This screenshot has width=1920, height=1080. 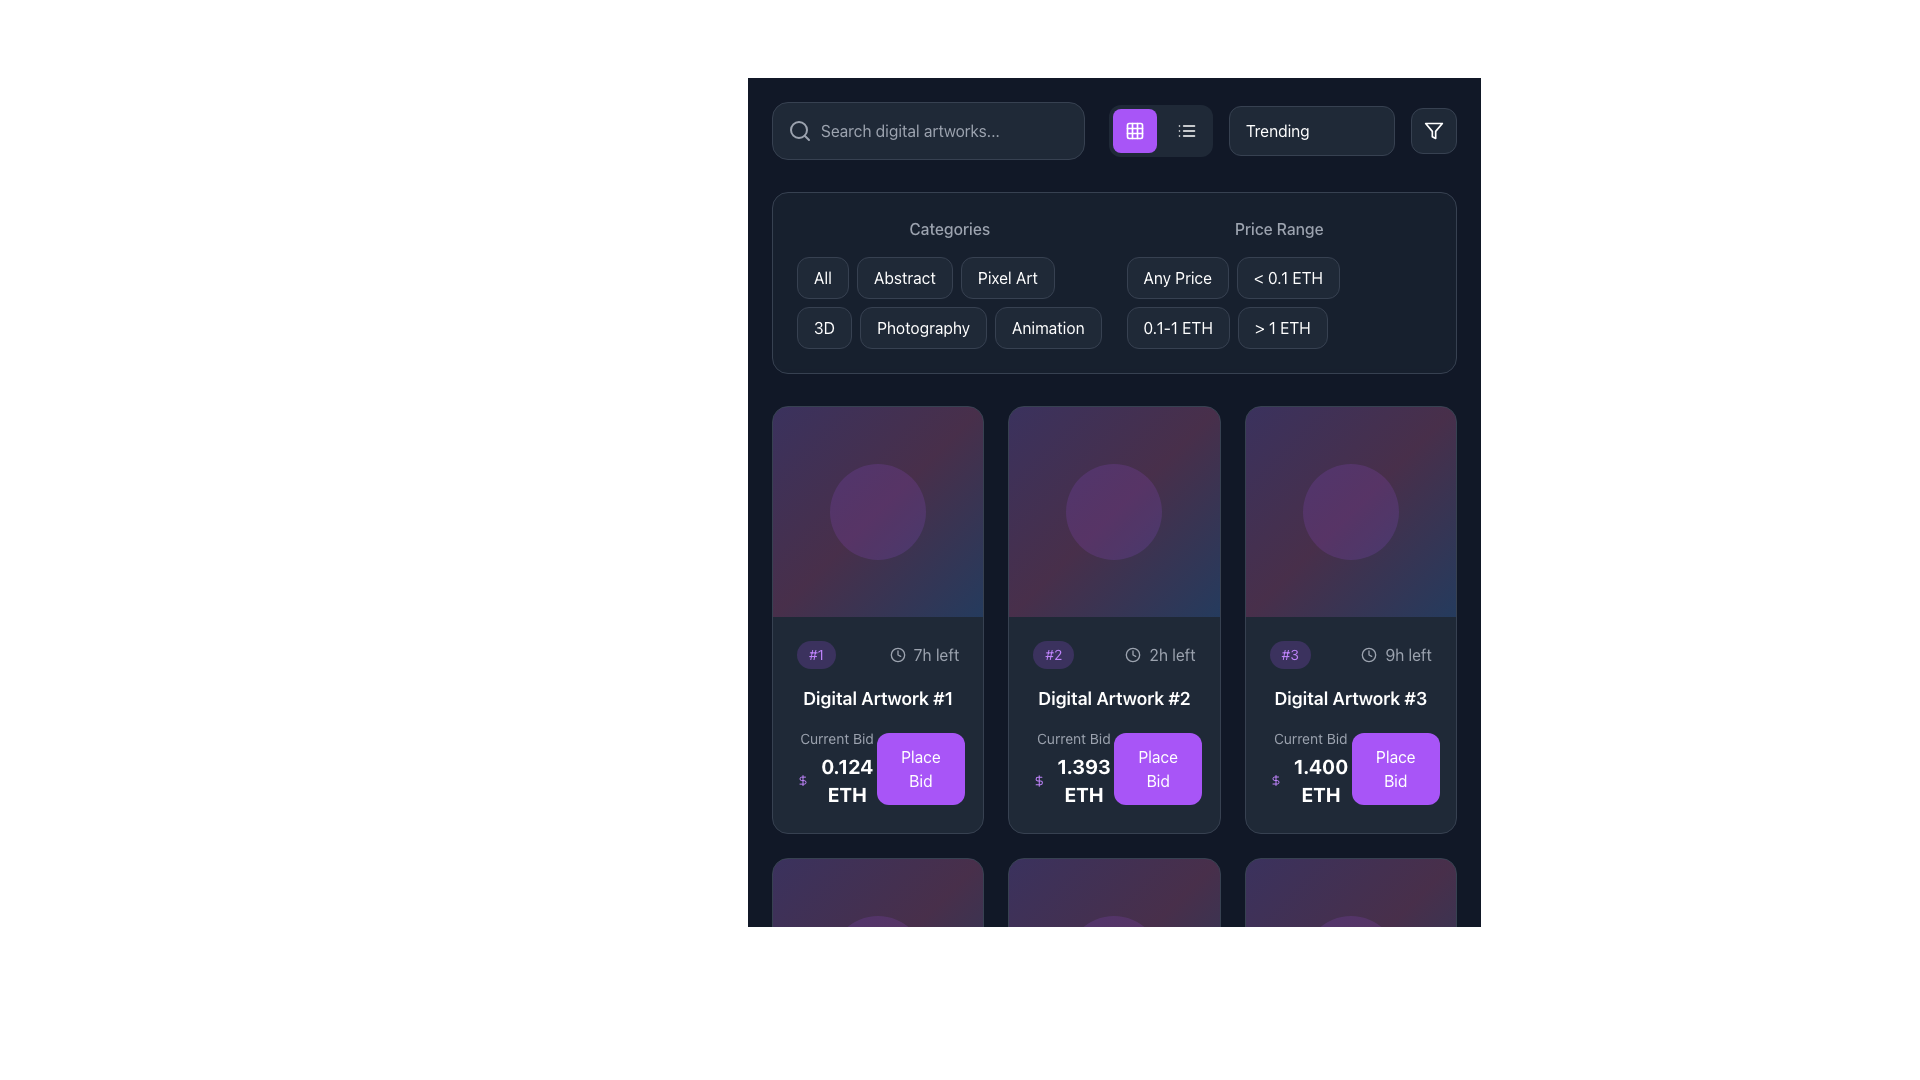 What do you see at coordinates (903, 277) in the screenshot?
I see `the 'Abstract' button, which is a rectangular button with rounded corners, filled with dark gray color and light text, located between 'All' and 'Pixel Art' buttons, to filter to the Abstract category` at bounding box center [903, 277].